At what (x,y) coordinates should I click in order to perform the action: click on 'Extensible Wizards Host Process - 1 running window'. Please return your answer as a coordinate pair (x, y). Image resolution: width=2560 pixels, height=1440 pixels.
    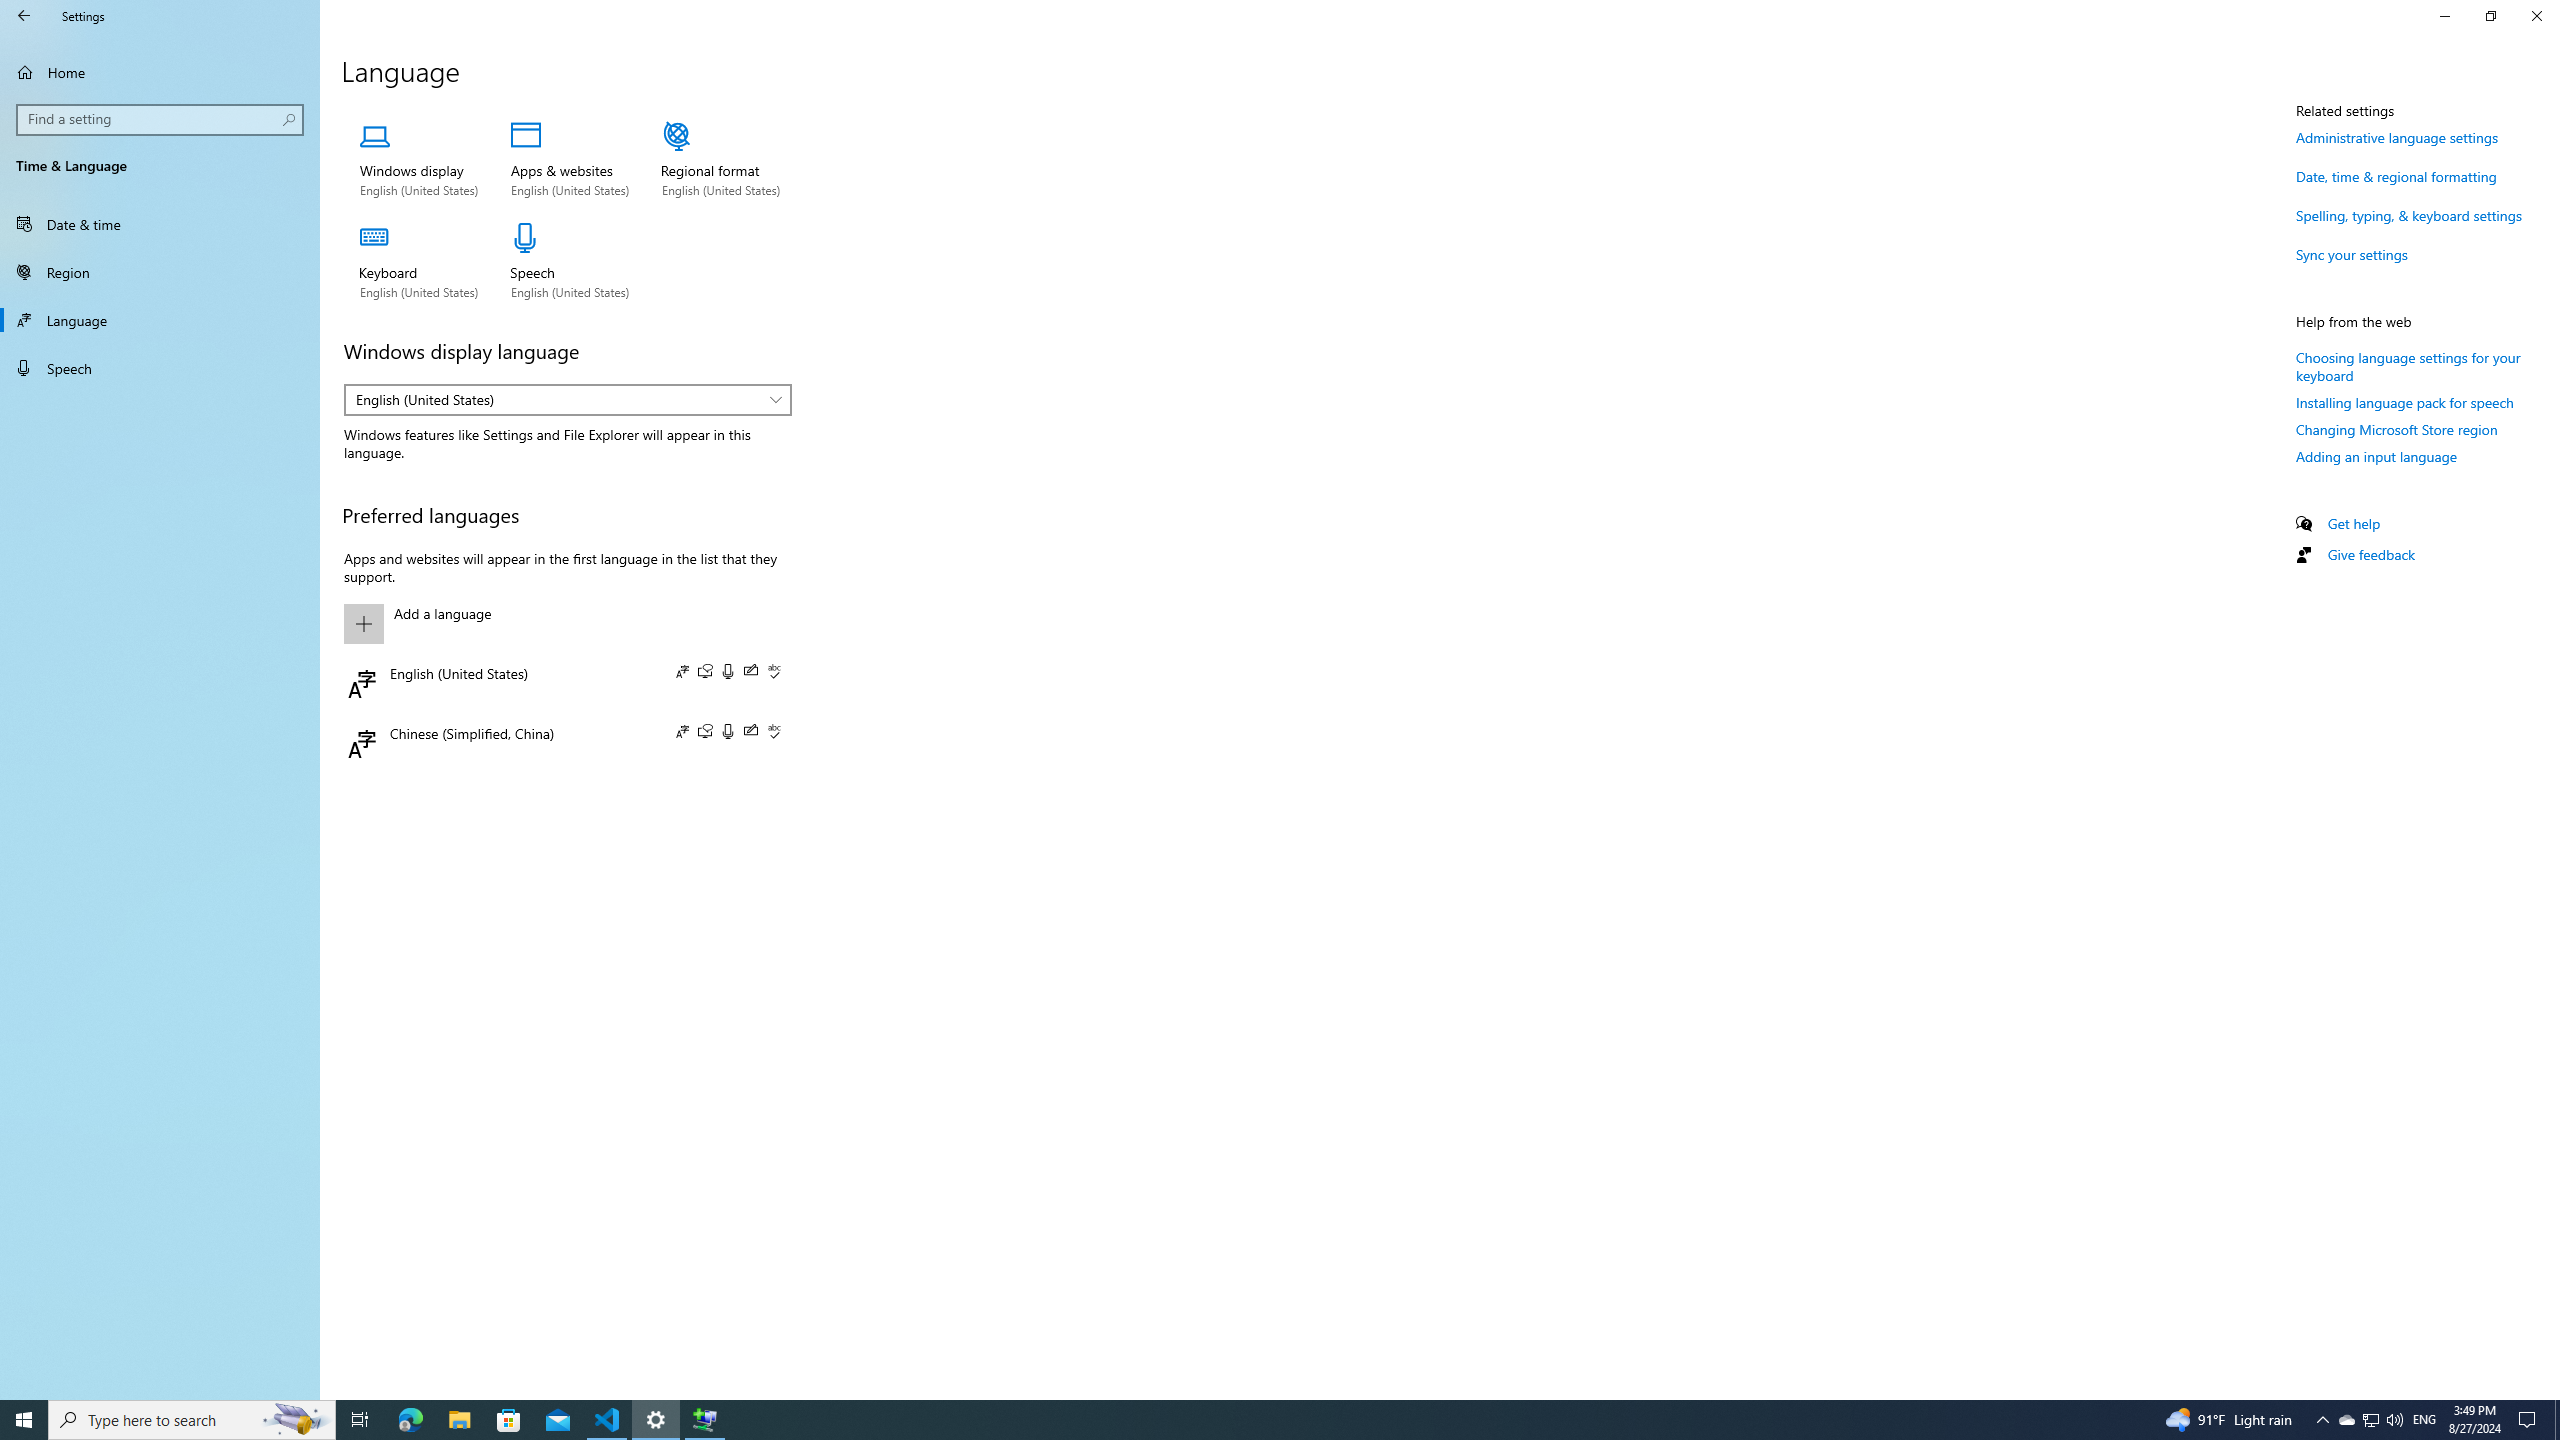
    Looking at the image, I should click on (705, 1418).